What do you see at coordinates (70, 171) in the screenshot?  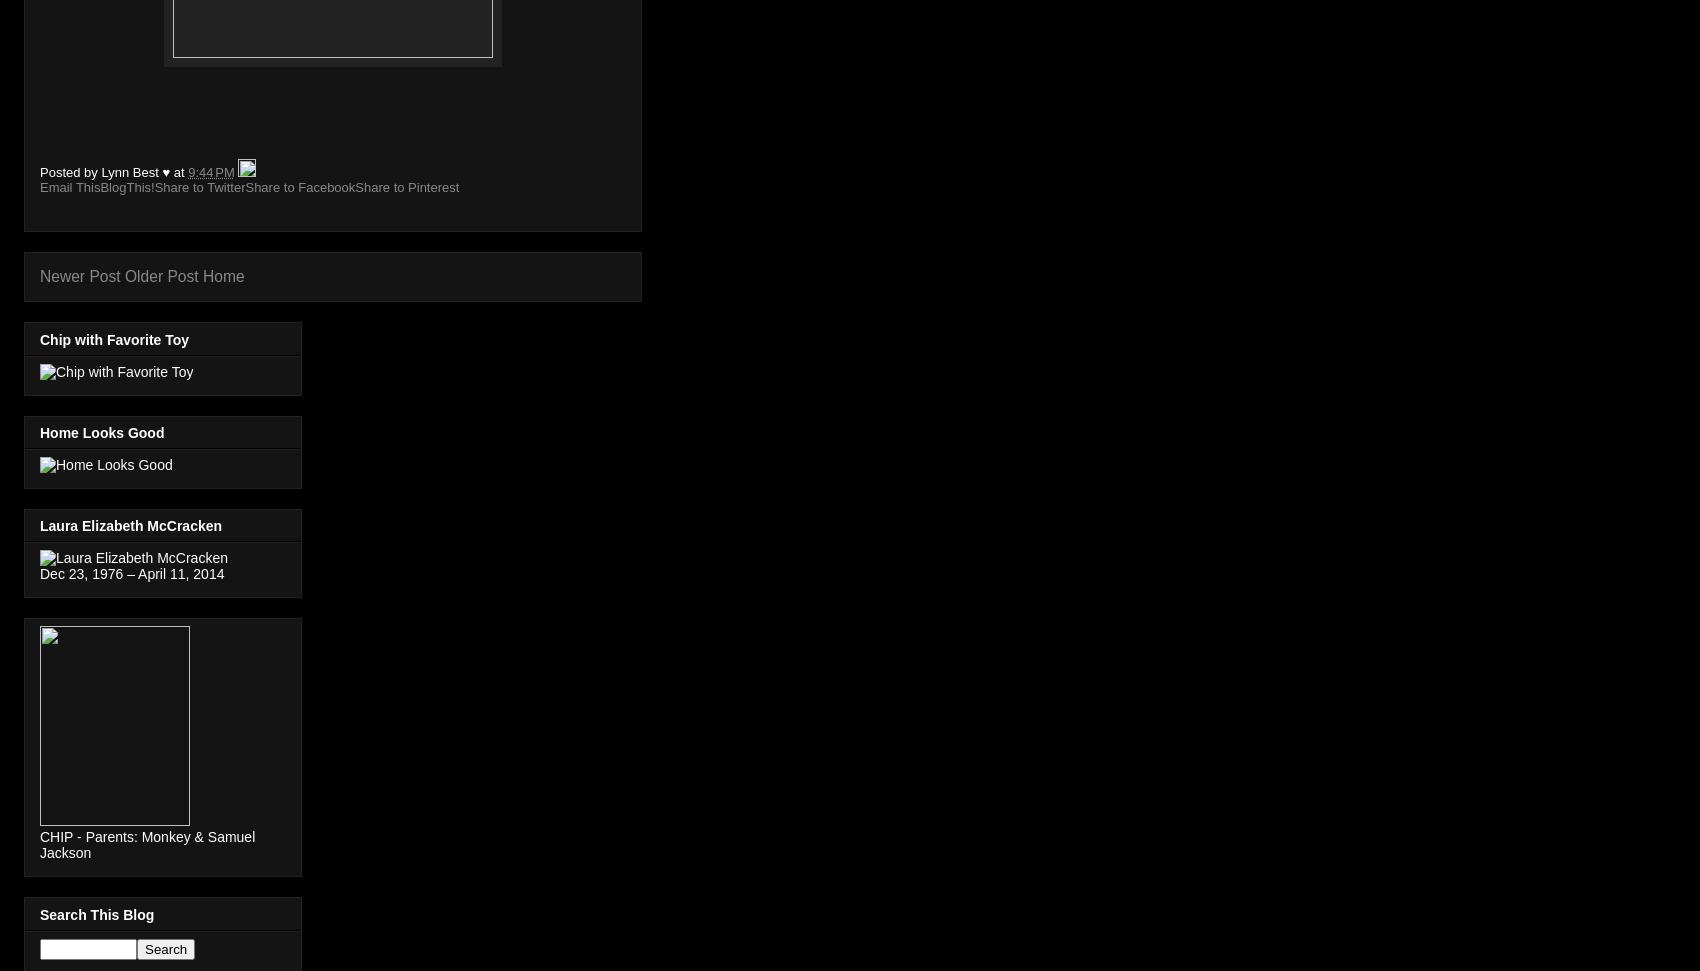 I see `'Posted by'` at bounding box center [70, 171].